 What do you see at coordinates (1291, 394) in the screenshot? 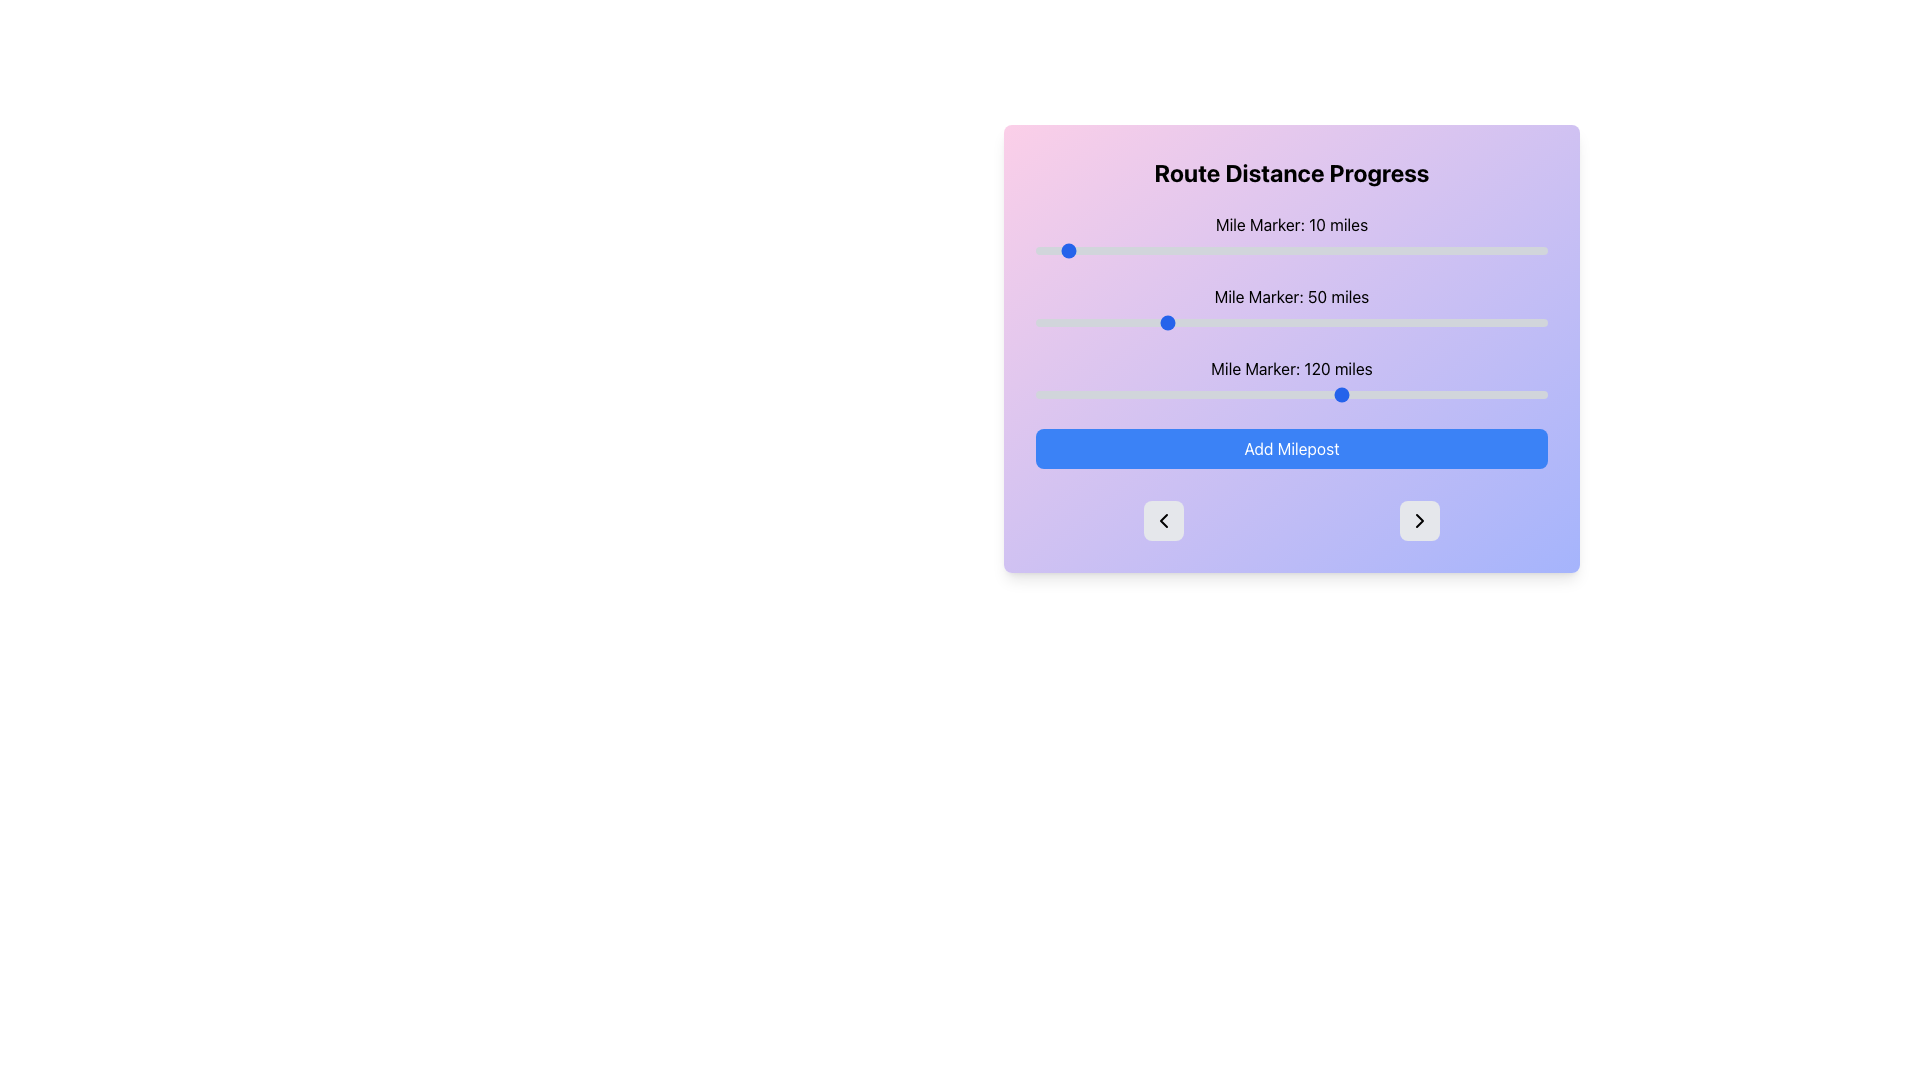
I see `the horizontal range slider with a blue handle located below the label 'Mile Marker: 120 miles' and aligned horizontally with it` at bounding box center [1291, 394].